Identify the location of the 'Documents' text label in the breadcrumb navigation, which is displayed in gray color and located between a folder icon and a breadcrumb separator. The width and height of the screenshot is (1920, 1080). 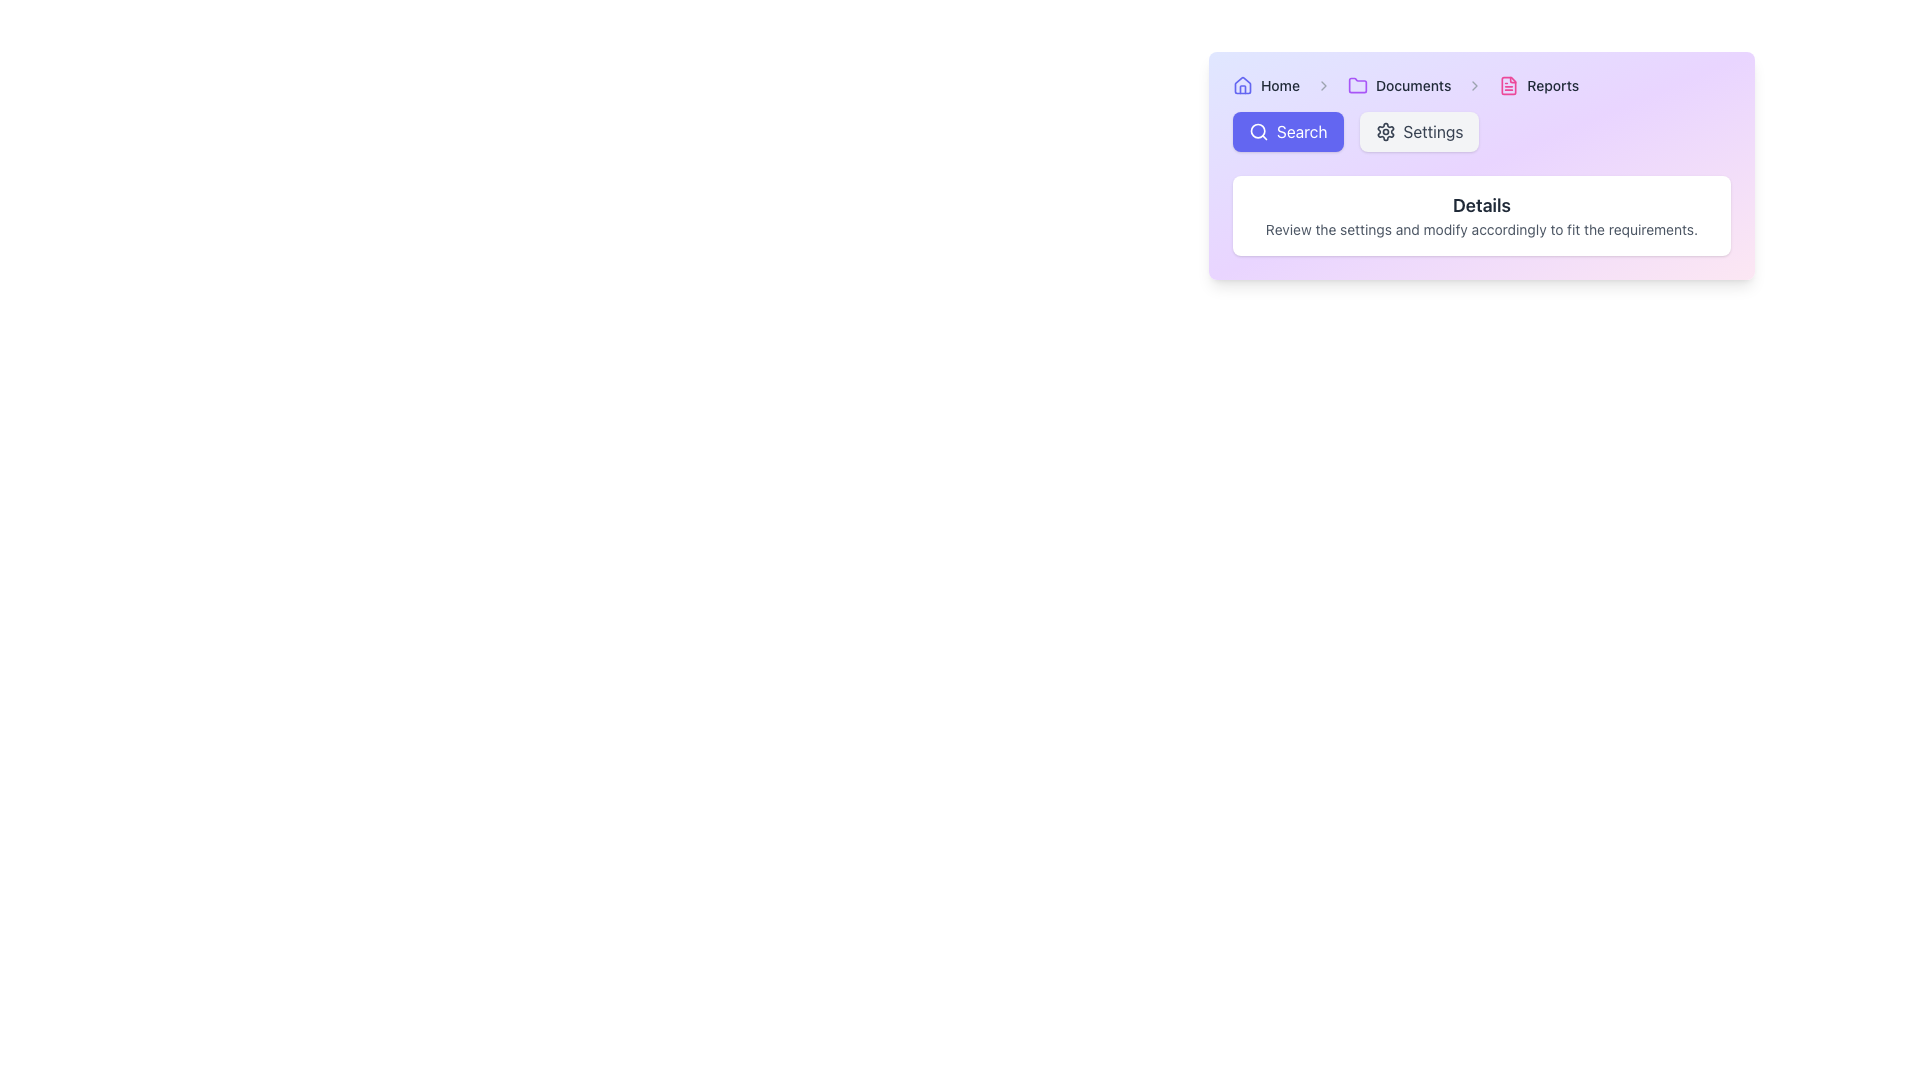
(1412, 84).